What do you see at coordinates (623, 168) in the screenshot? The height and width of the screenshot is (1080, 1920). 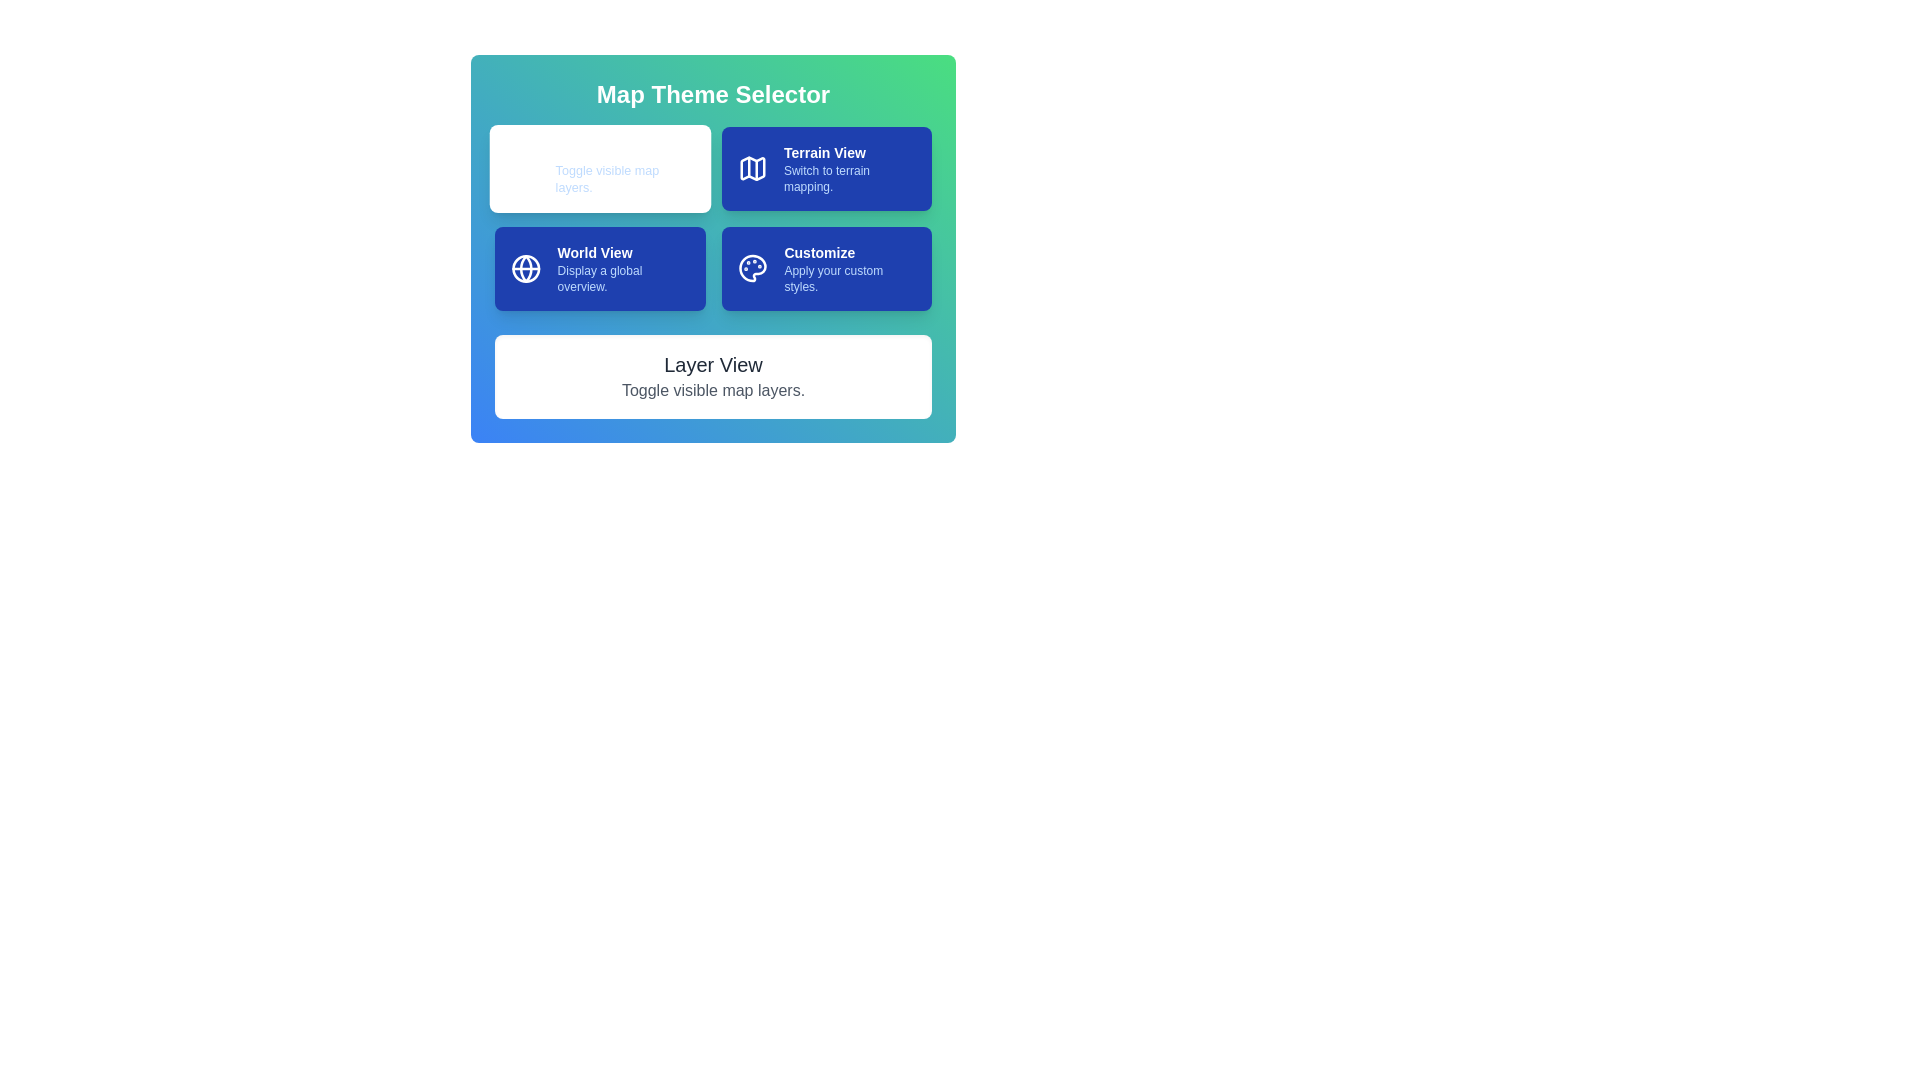 I see `descriptive text label for the 'Layer View' functionality located at the bottom center of the window` at bounding box center [623, 168].